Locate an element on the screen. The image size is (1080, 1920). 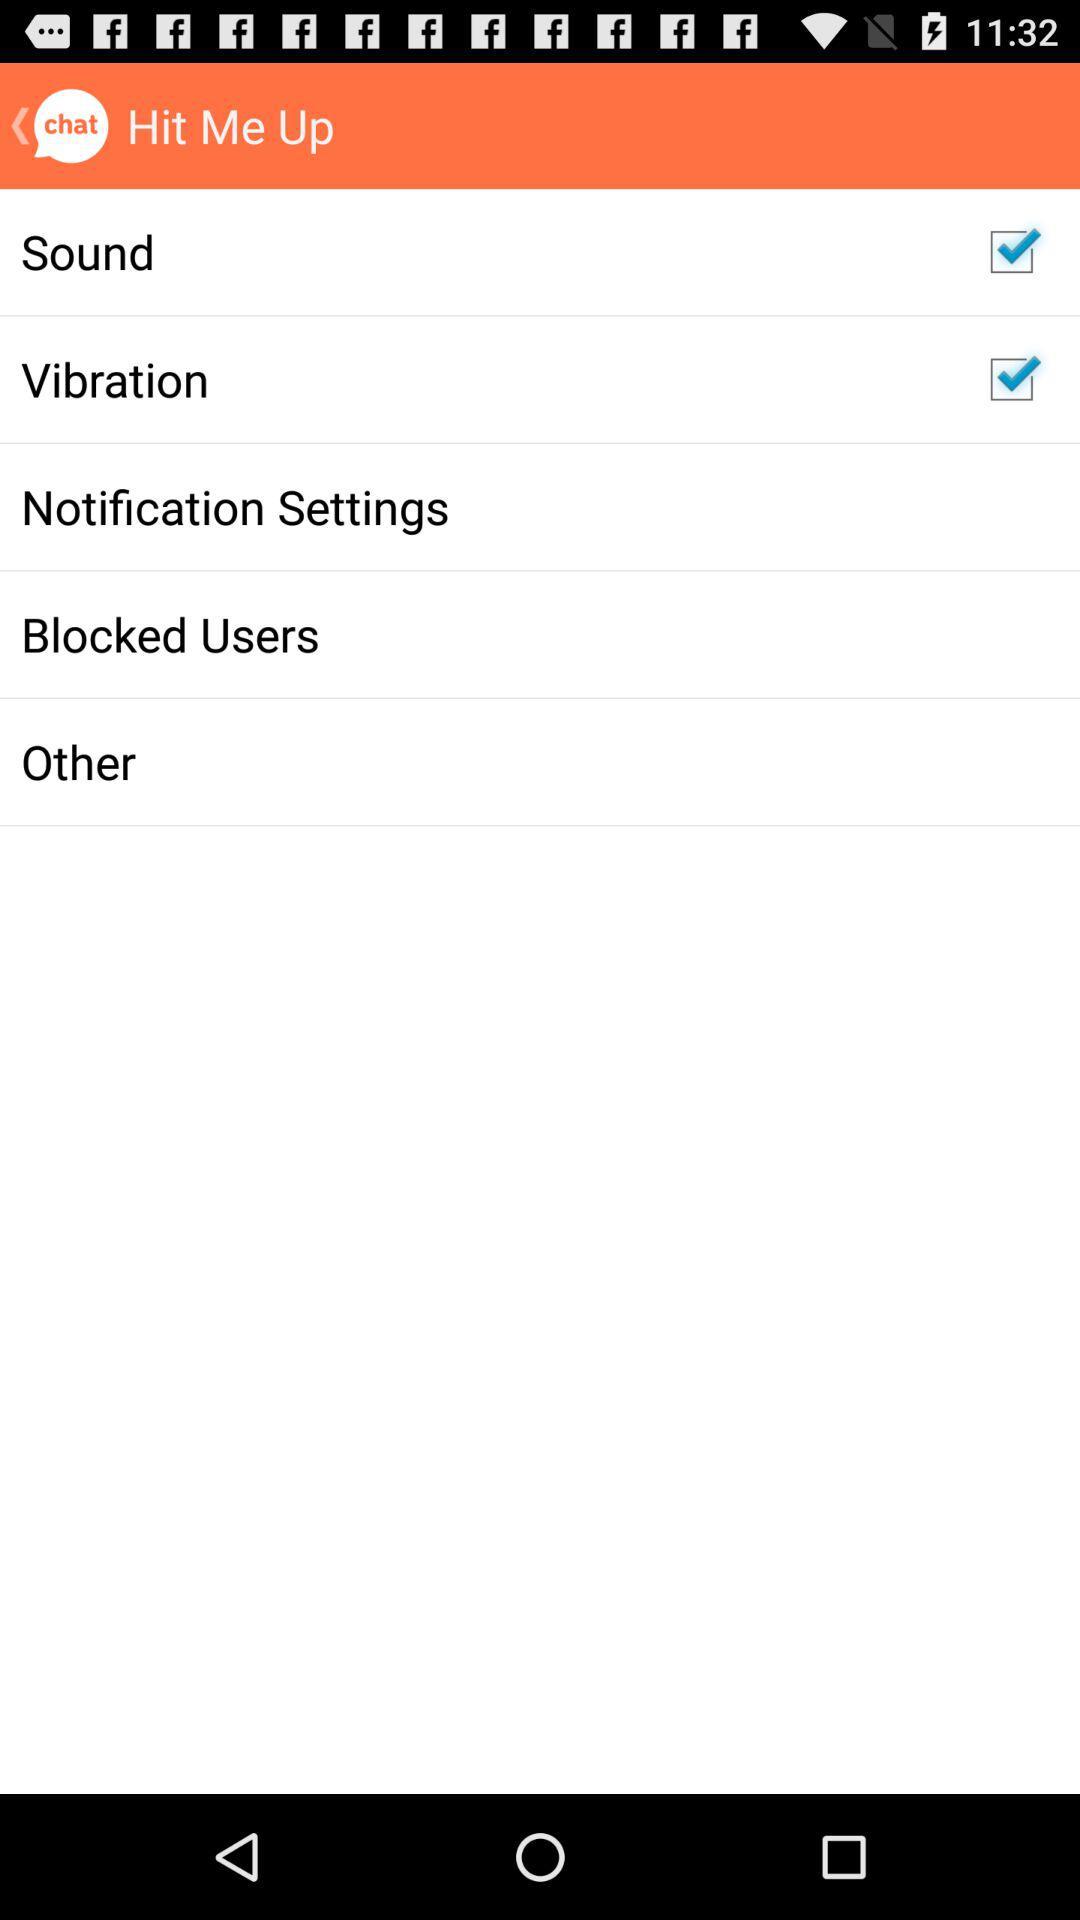
other item is located at coordinates (484, 760).